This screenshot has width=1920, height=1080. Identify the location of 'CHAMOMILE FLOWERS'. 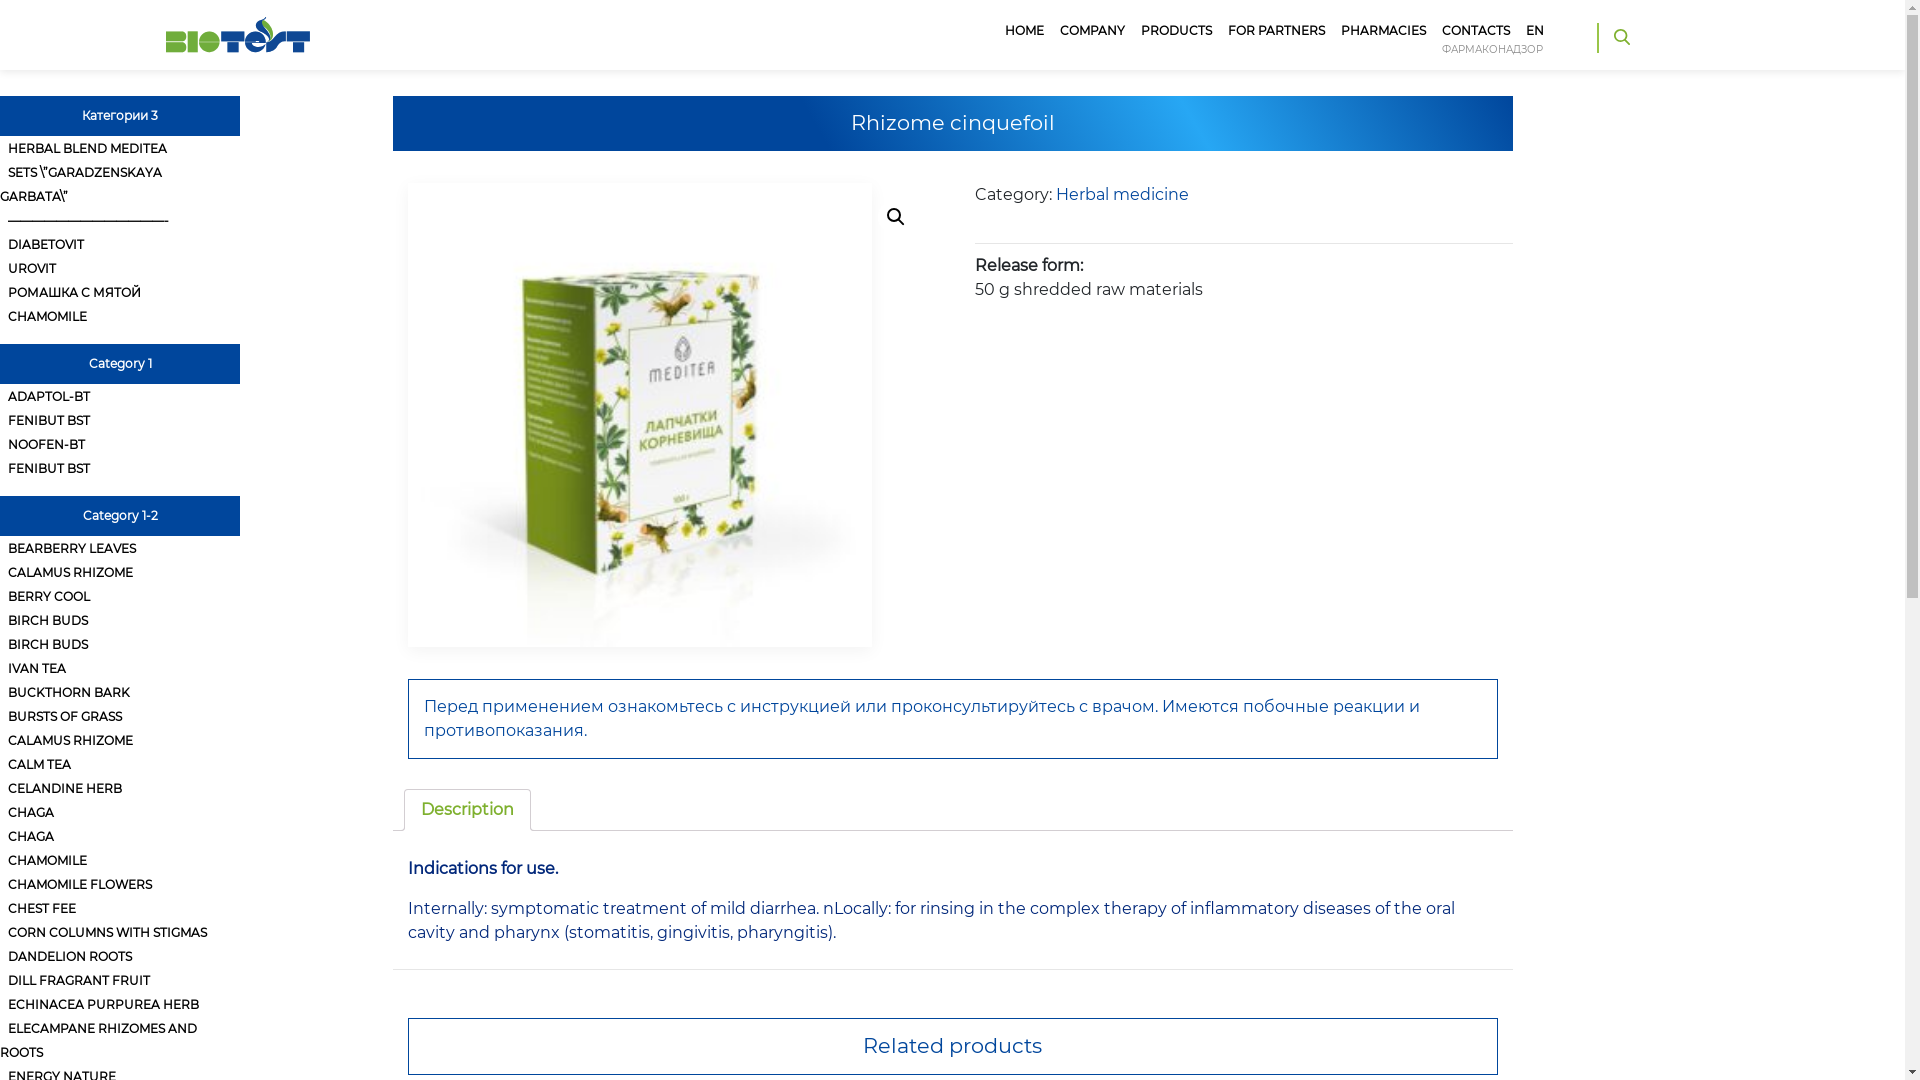
(0, 883).